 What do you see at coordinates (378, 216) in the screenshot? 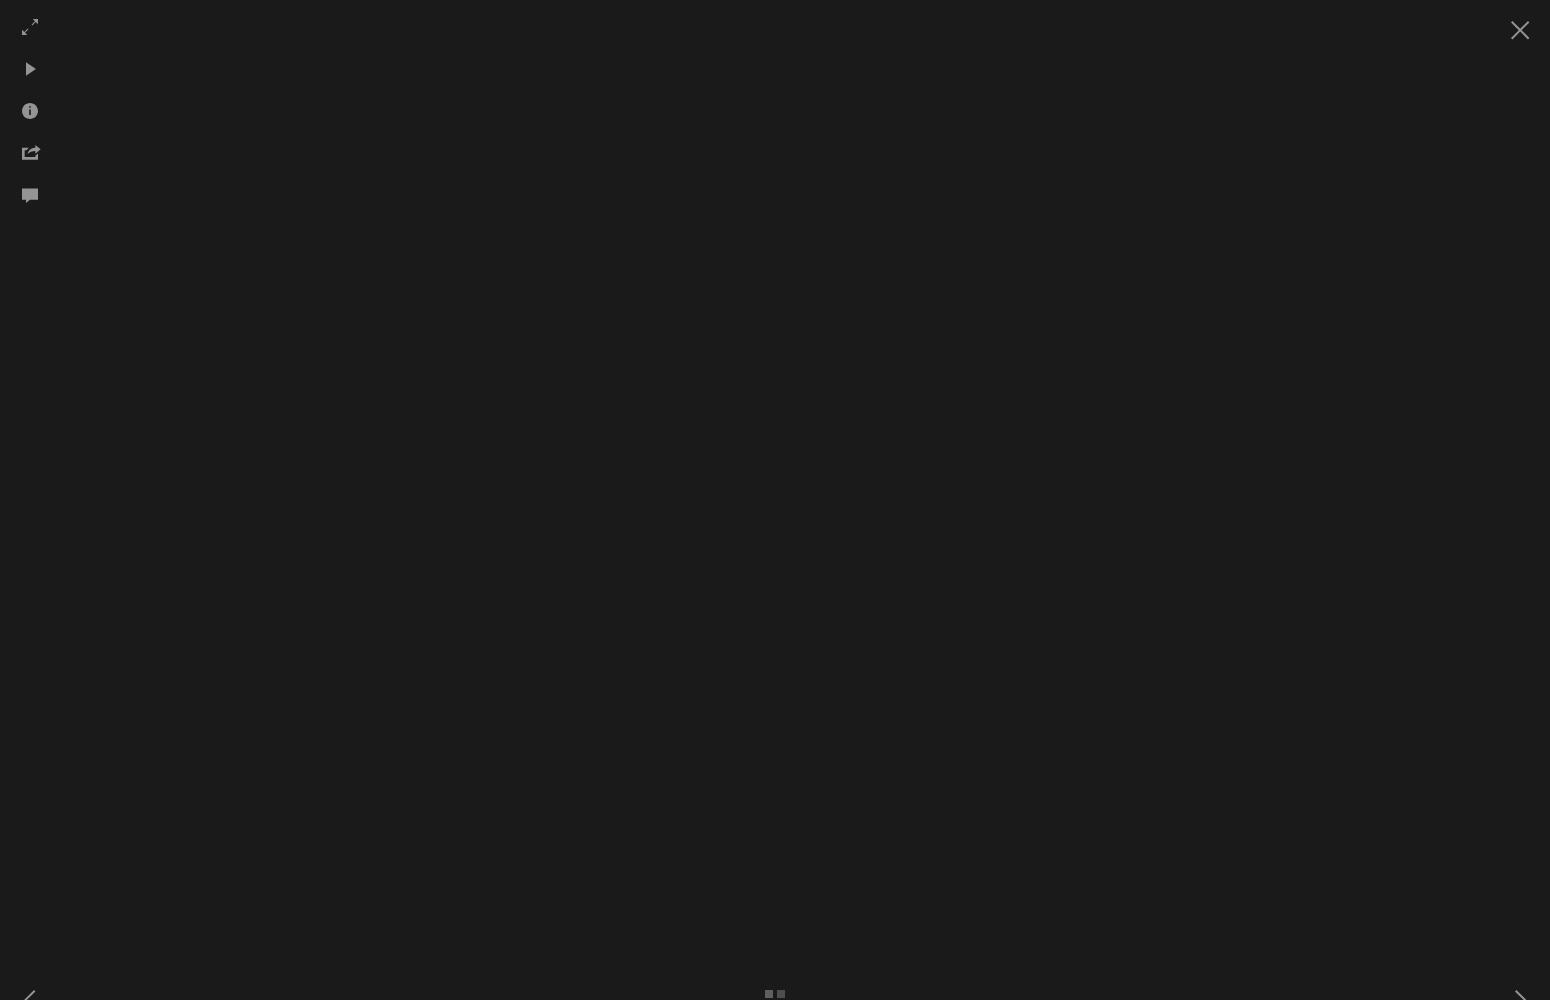
I see `'Home'` at bounding box center [378, 216].